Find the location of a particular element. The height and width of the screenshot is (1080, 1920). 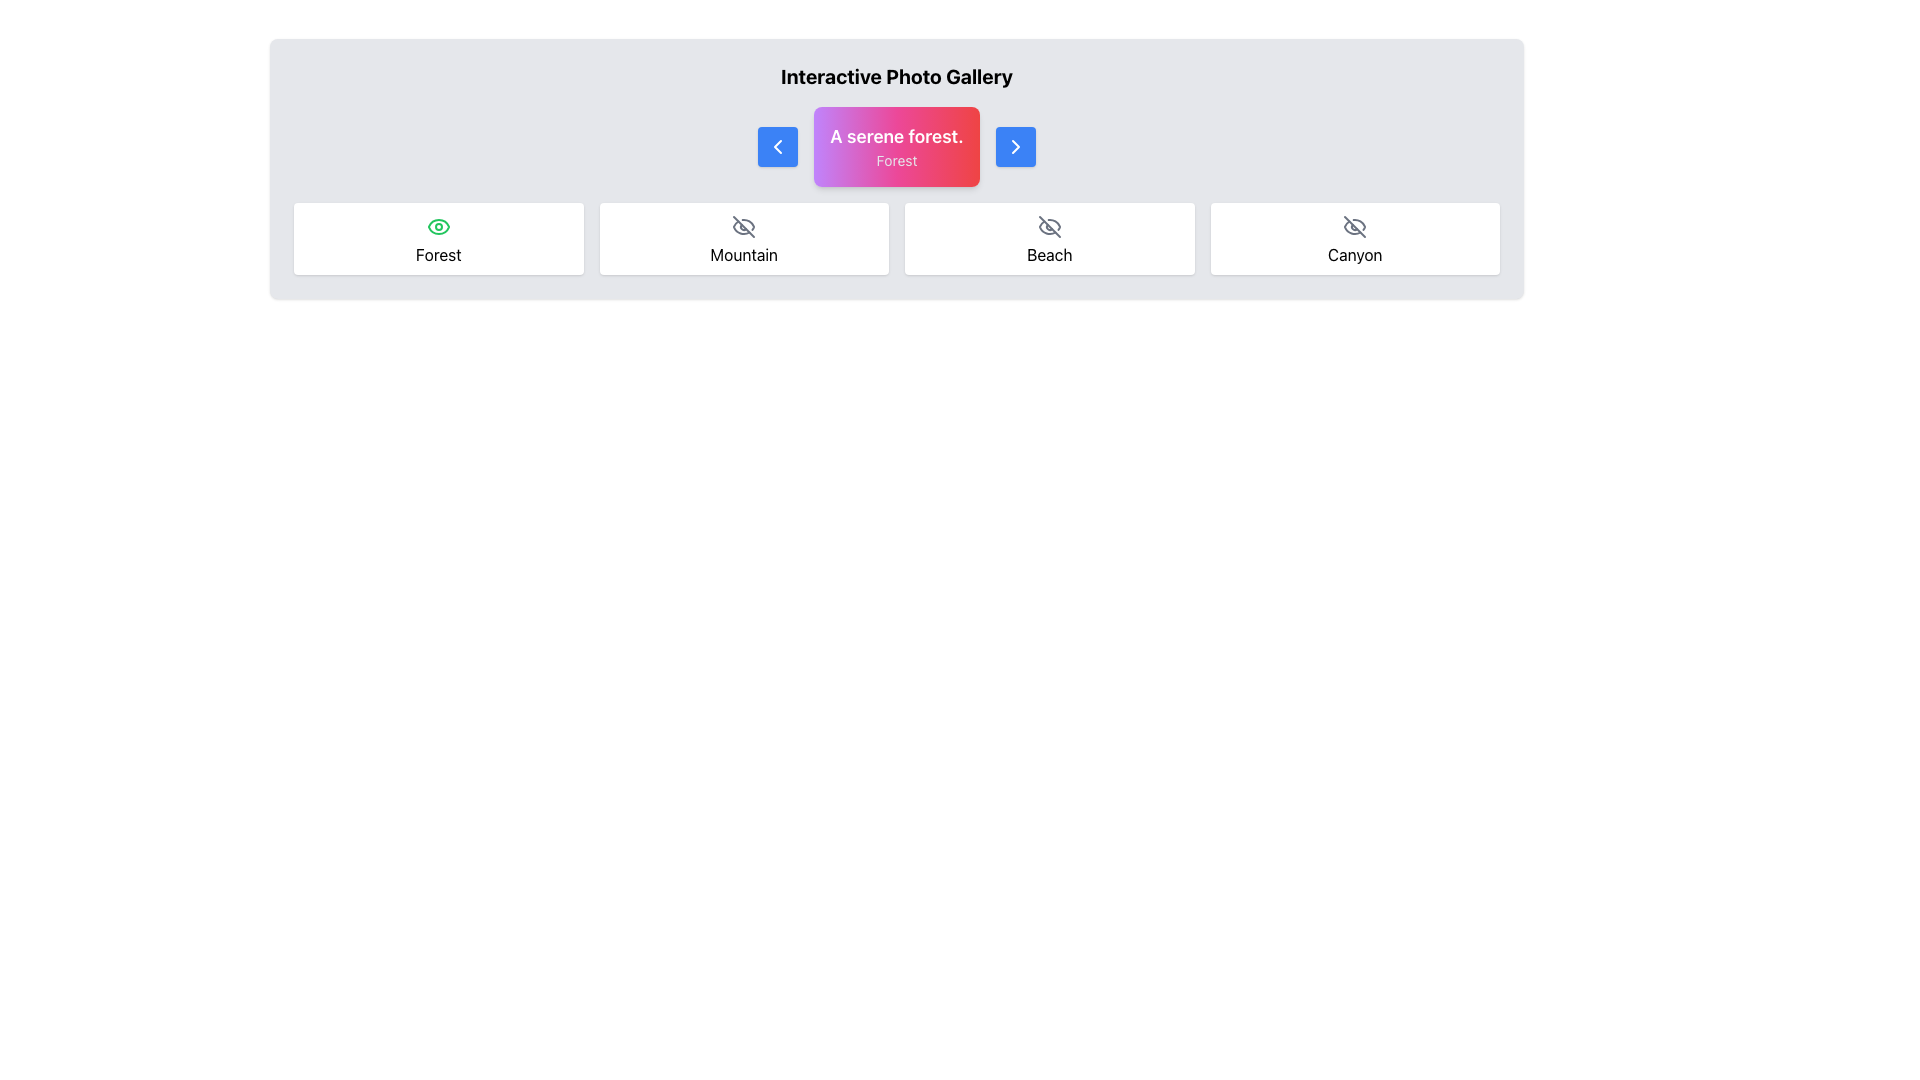

the Interactive Label with the eye-off icon and text 'Beach' to interact with this entry is located at coordinates (1048, 238).